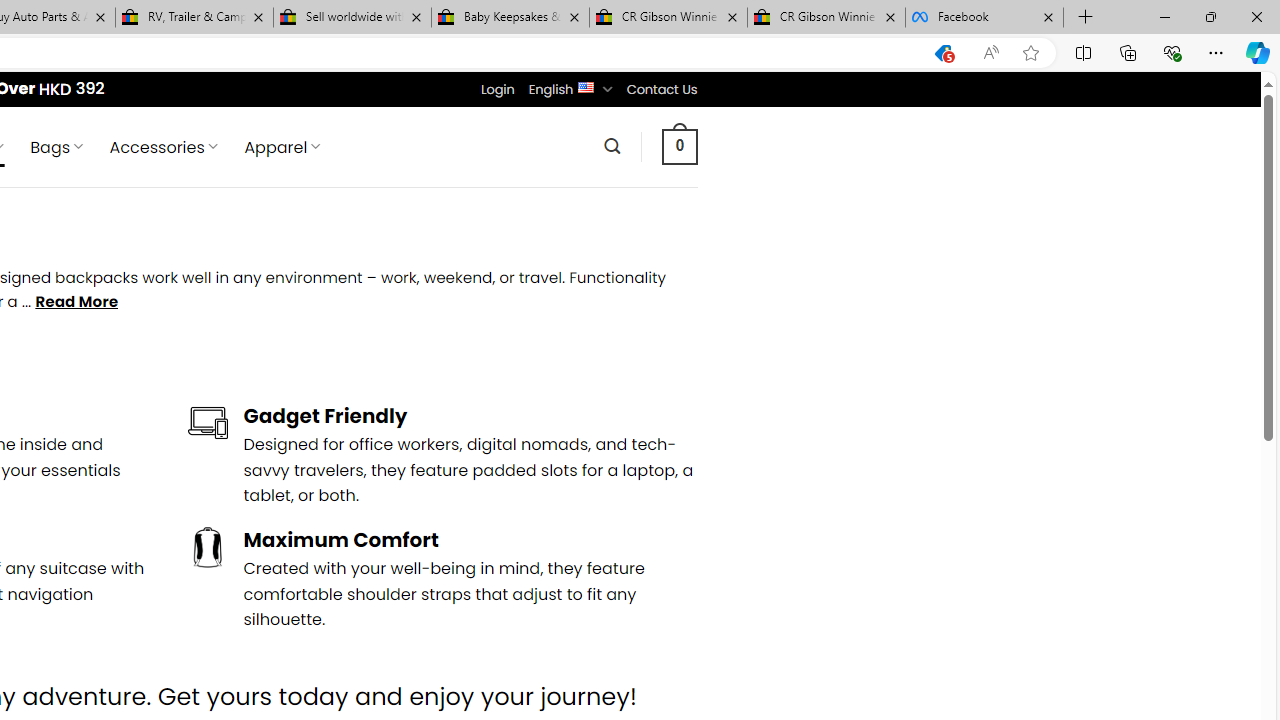 The height and width of the screenshot is (720, 1280). Describe the element at coordinates (352, 17) in the screenshot. I see `'Sell worldwide with eBay'` at that location.